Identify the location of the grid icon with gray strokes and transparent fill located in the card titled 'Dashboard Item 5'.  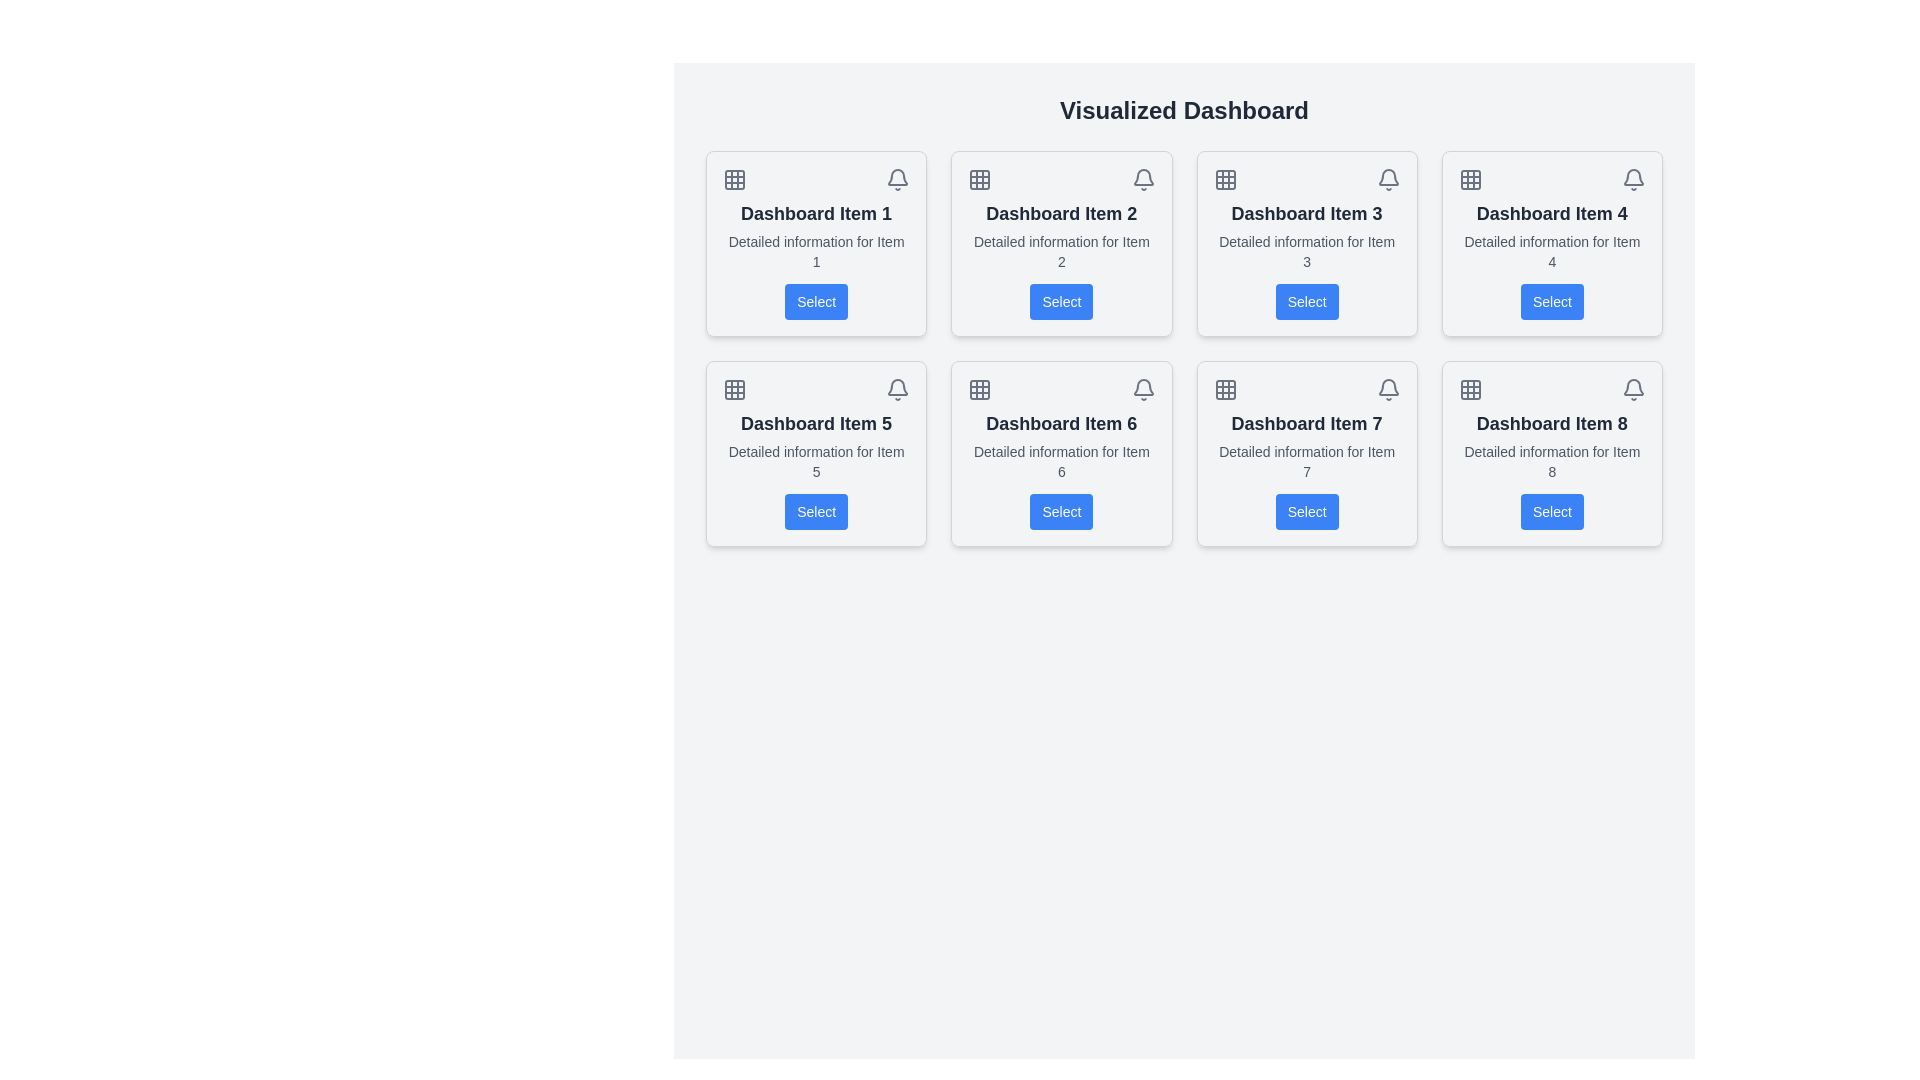
(733, 389).